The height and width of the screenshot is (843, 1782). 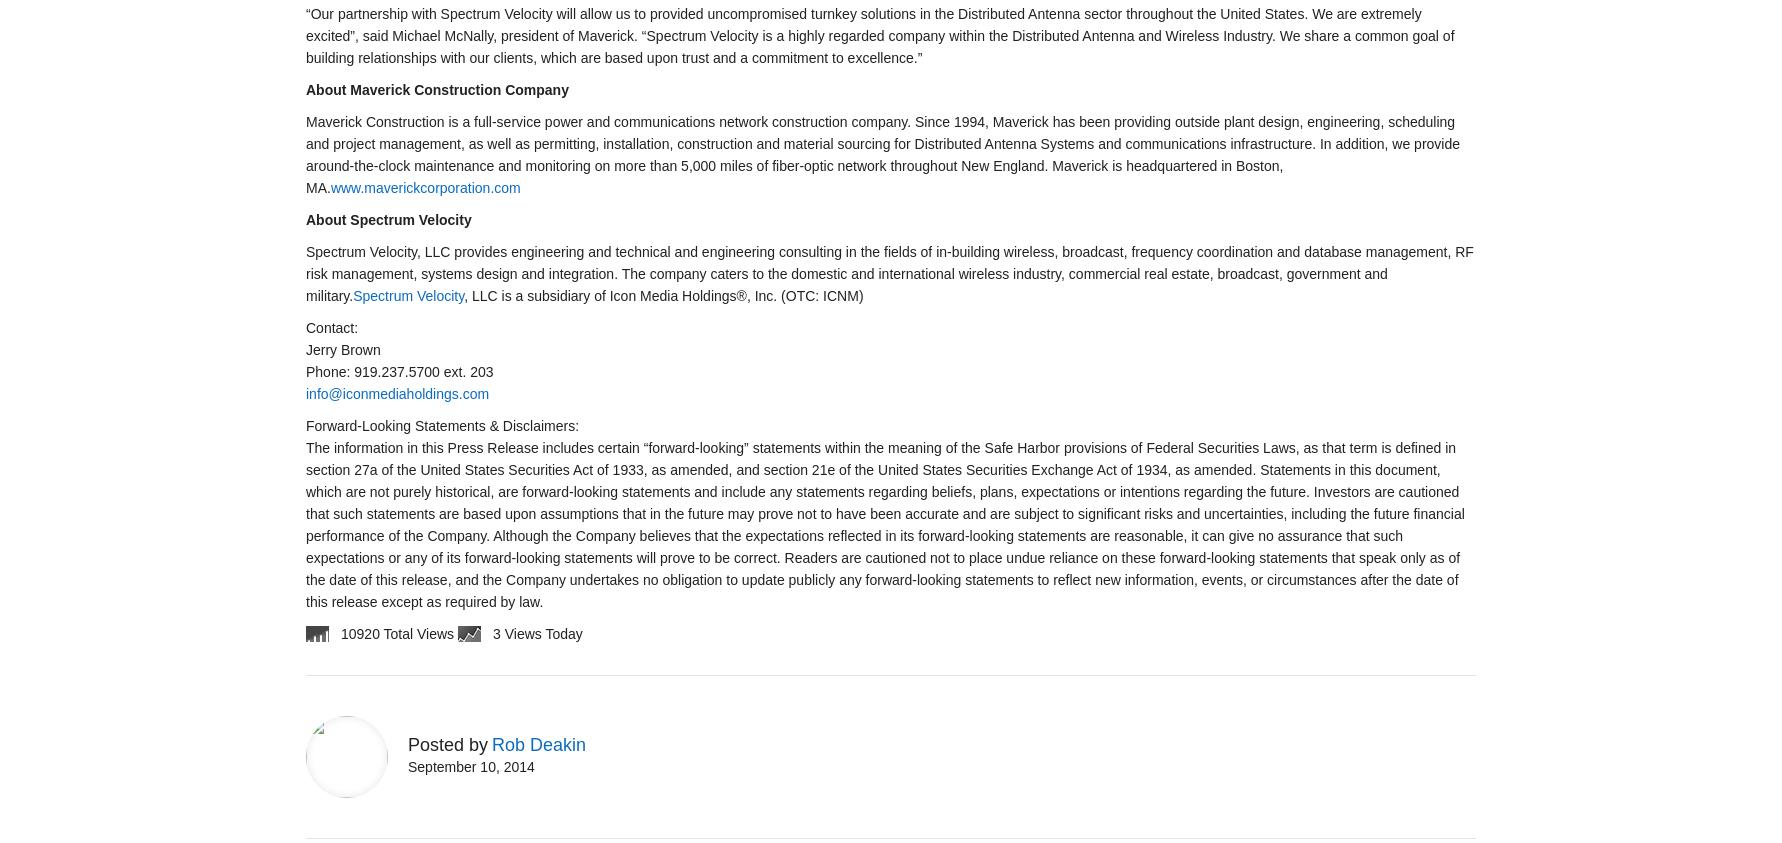 I want to click on 'Rob Deakin', so click(x=491, y=744).